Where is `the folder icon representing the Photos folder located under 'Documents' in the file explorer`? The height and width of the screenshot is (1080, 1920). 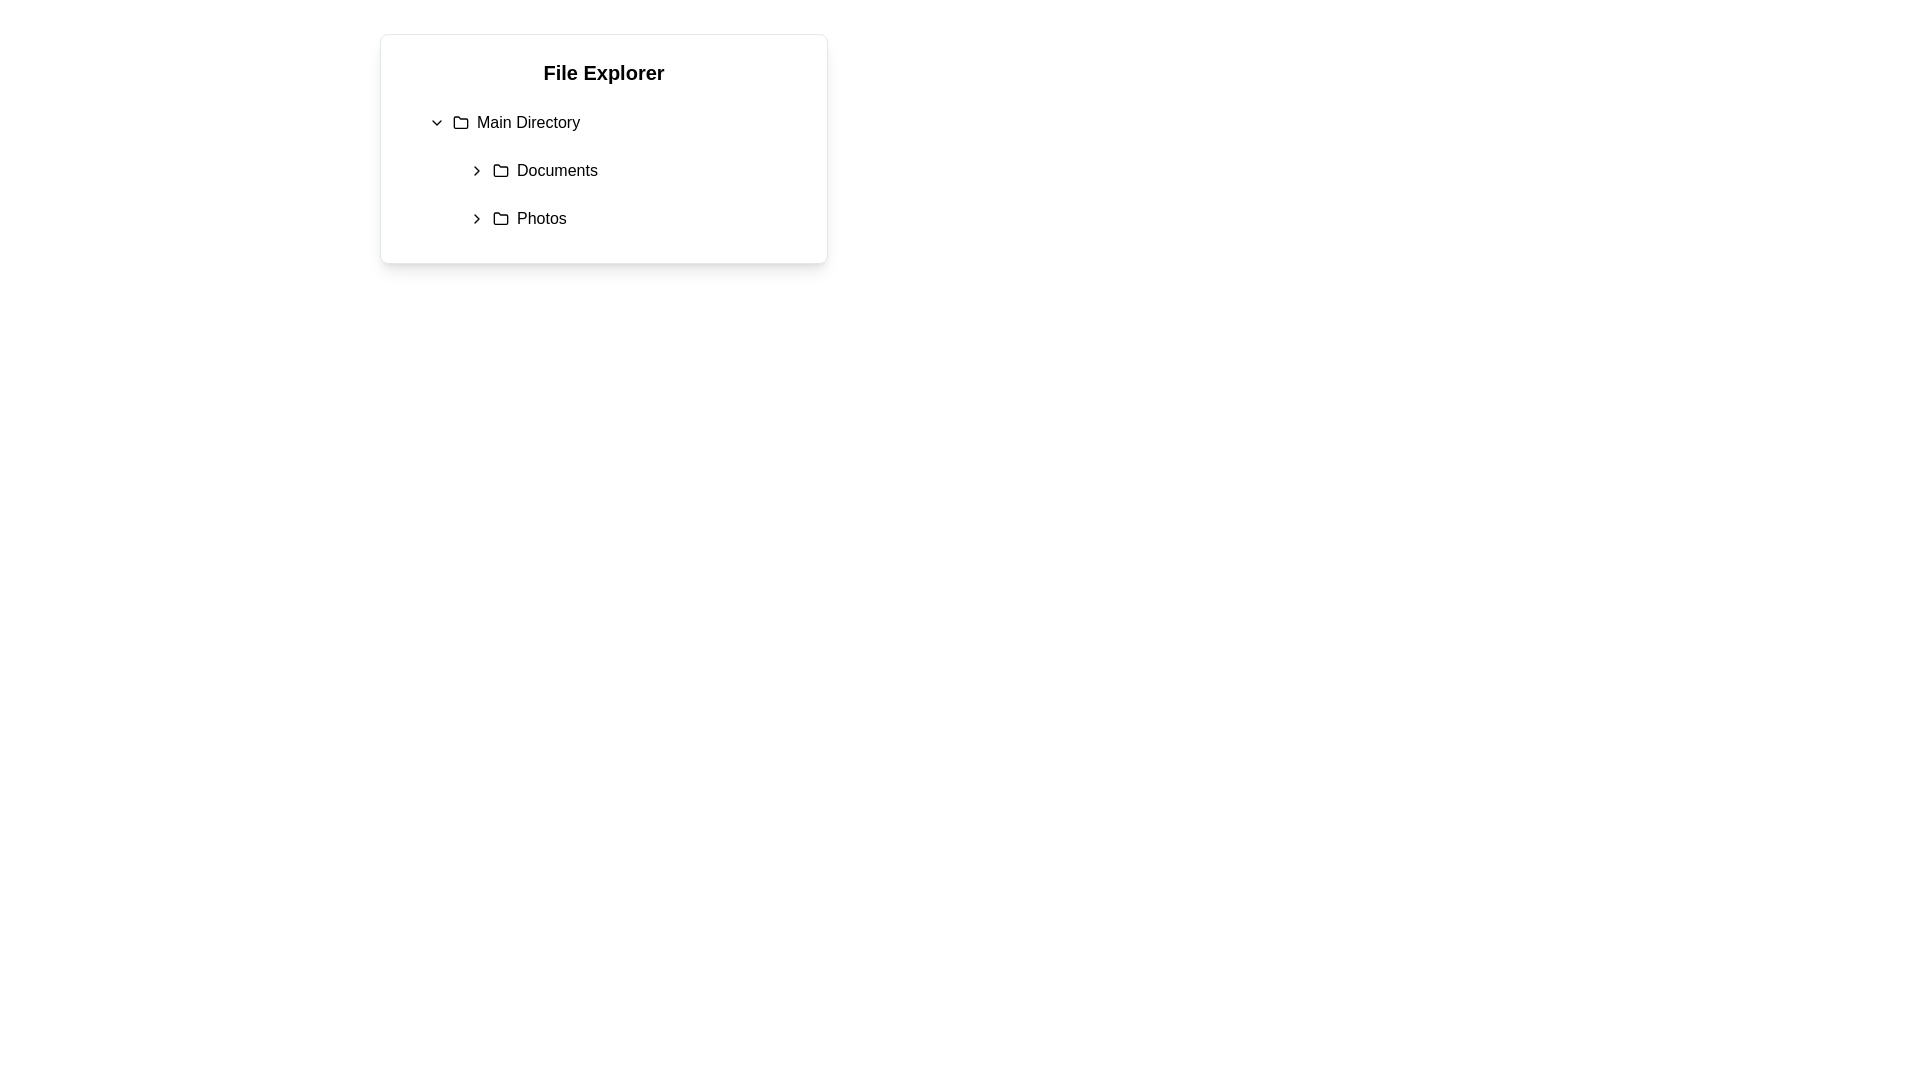
the folder icon representing the Photos folder located under 'Documents' in the file explorer is located at coordinates (500, 218).